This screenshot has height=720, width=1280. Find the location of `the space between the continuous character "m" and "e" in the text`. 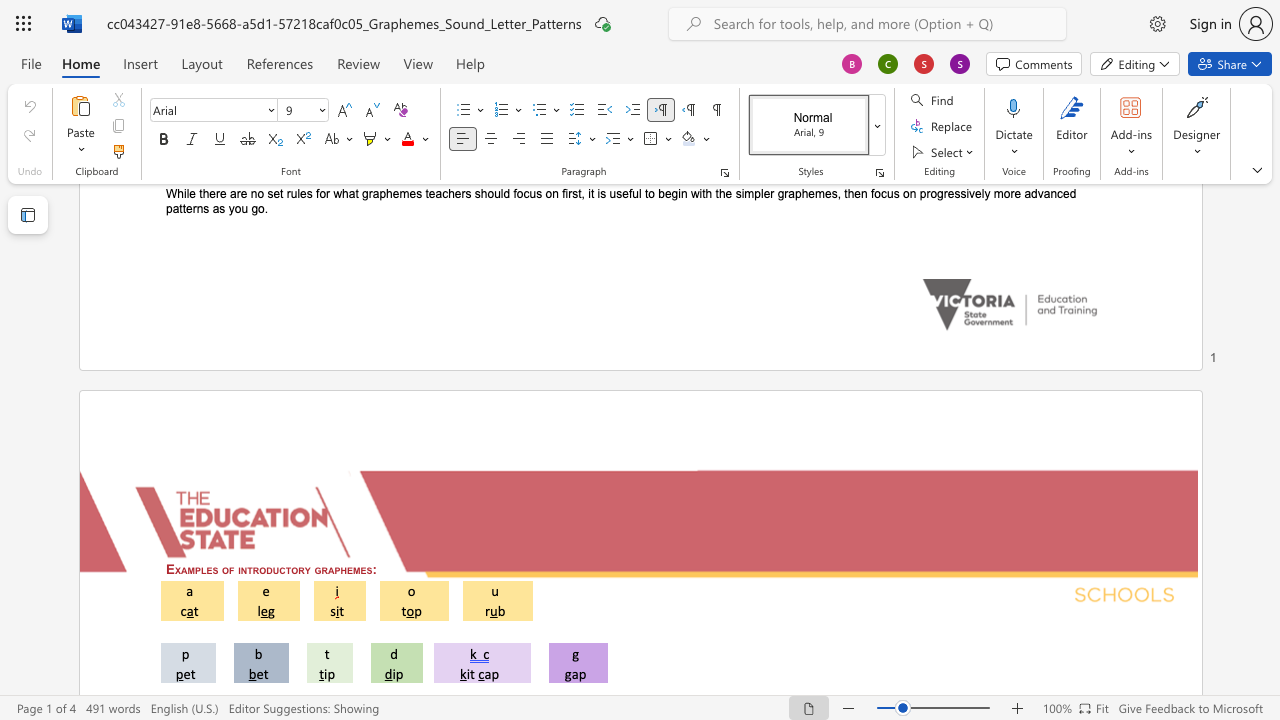

the space between the continuous character "m" and "e" in the text is located at coordinates (360, 569).